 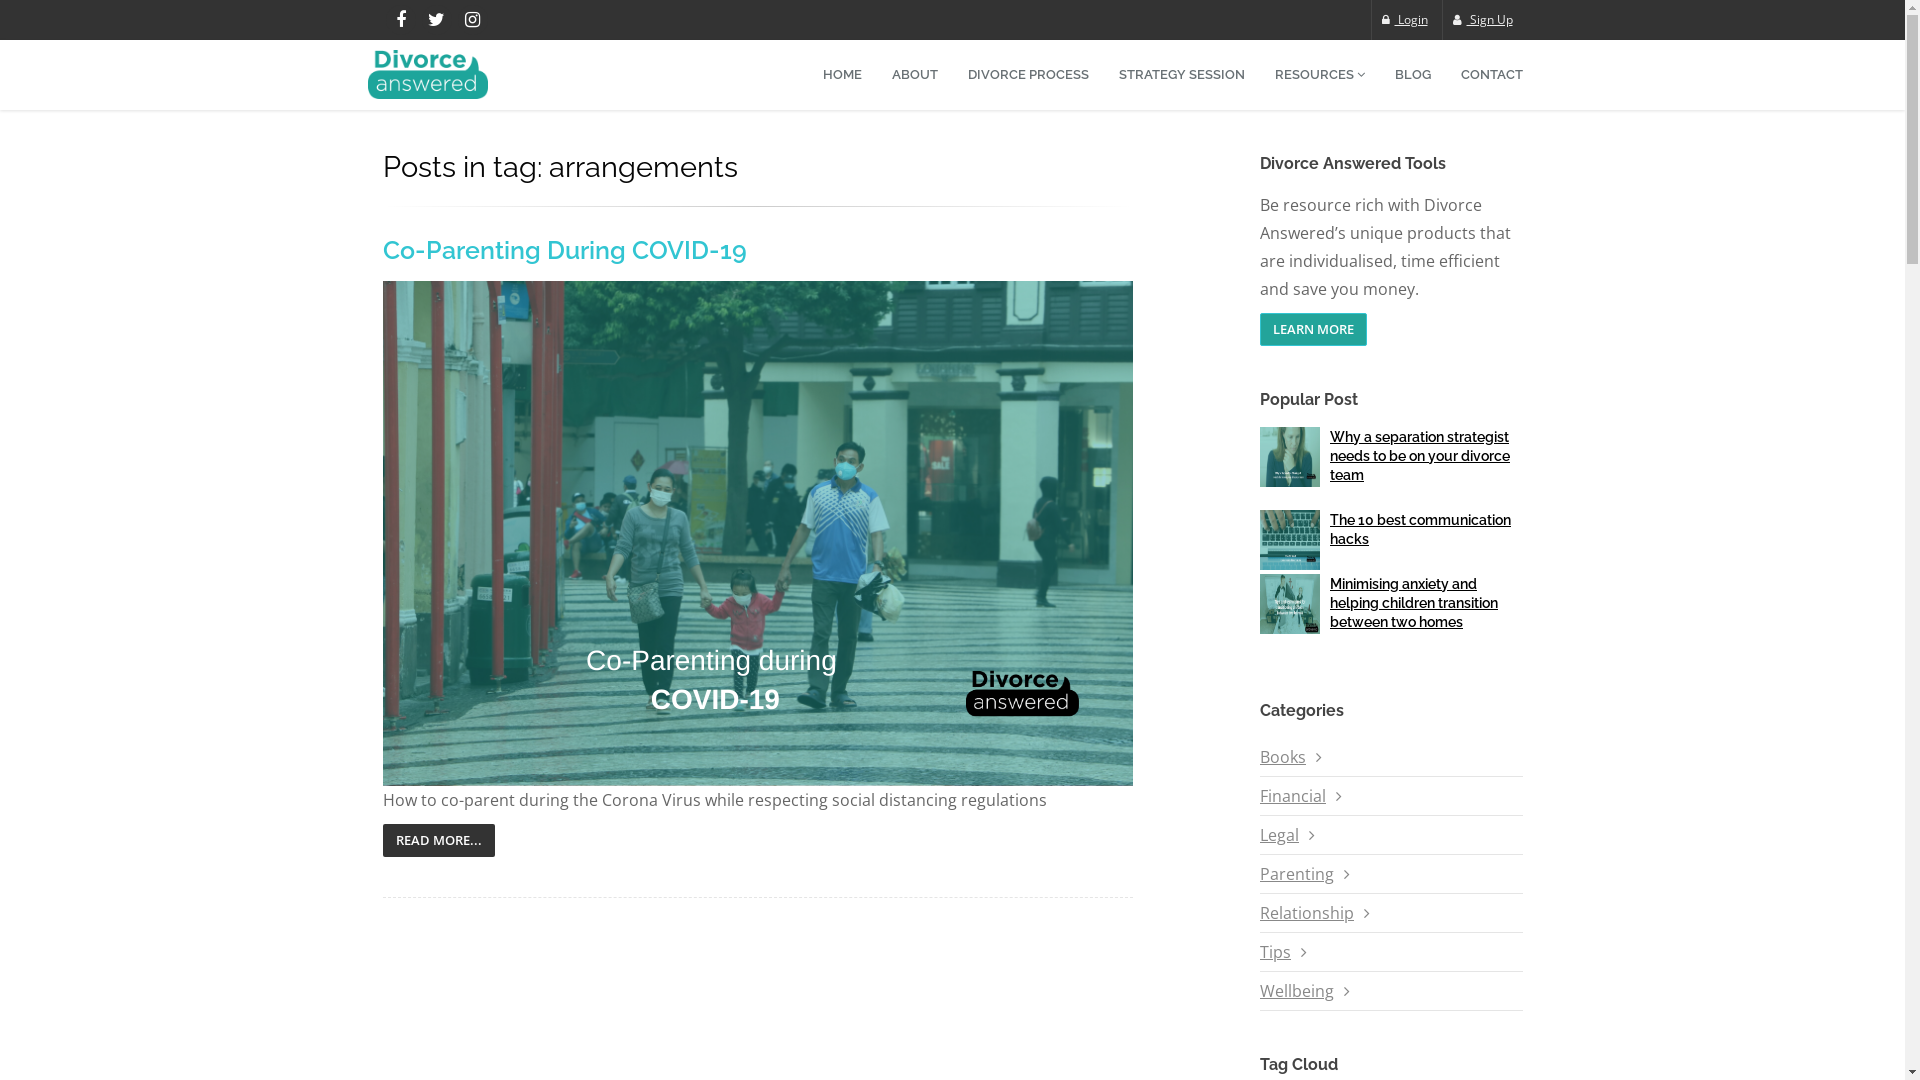 What do you see at coordinates (1027, 73) in the screenshot?
I see `'DIVORCE PROCESS'` at bounding box center [1027, 73].